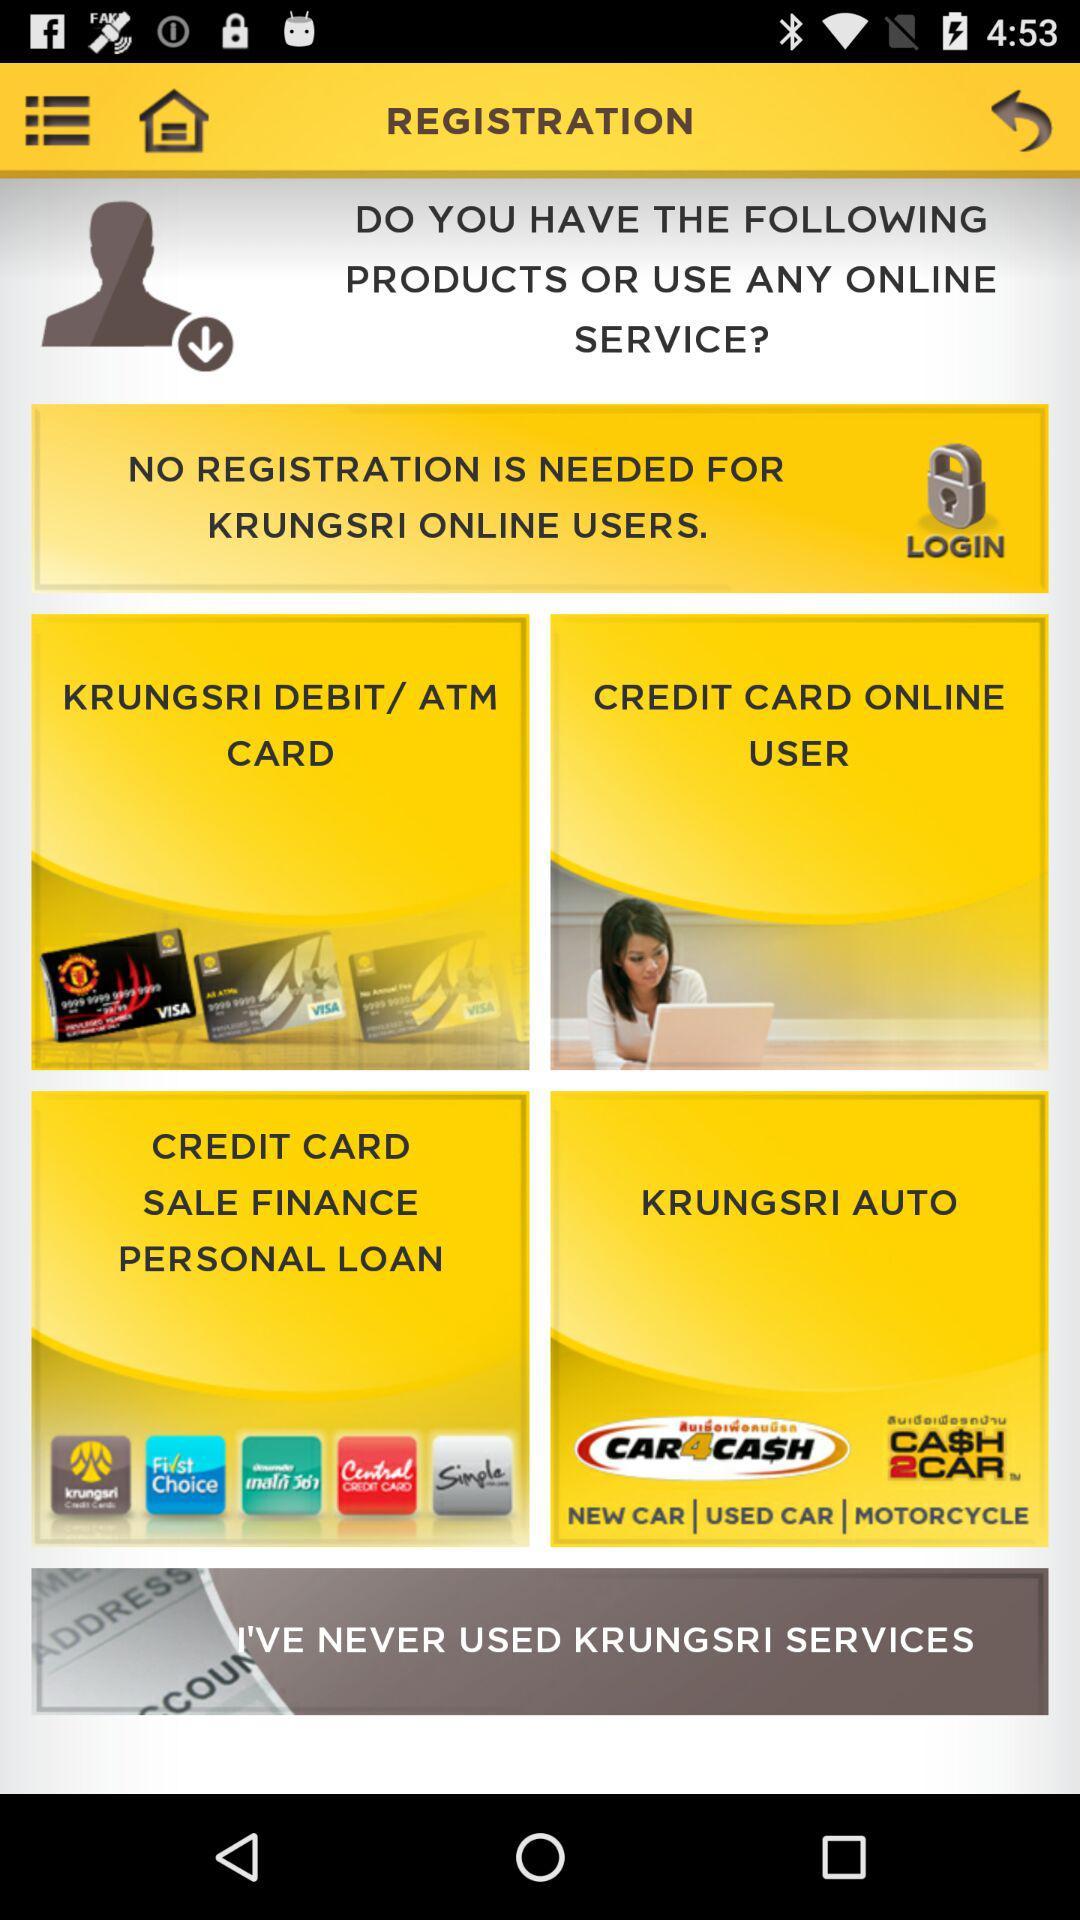 The width and height of the screenshot is (1080, 1920). Describe the element at coordinates (540, 1641) in the screenshot. I see `register account option` at that location.